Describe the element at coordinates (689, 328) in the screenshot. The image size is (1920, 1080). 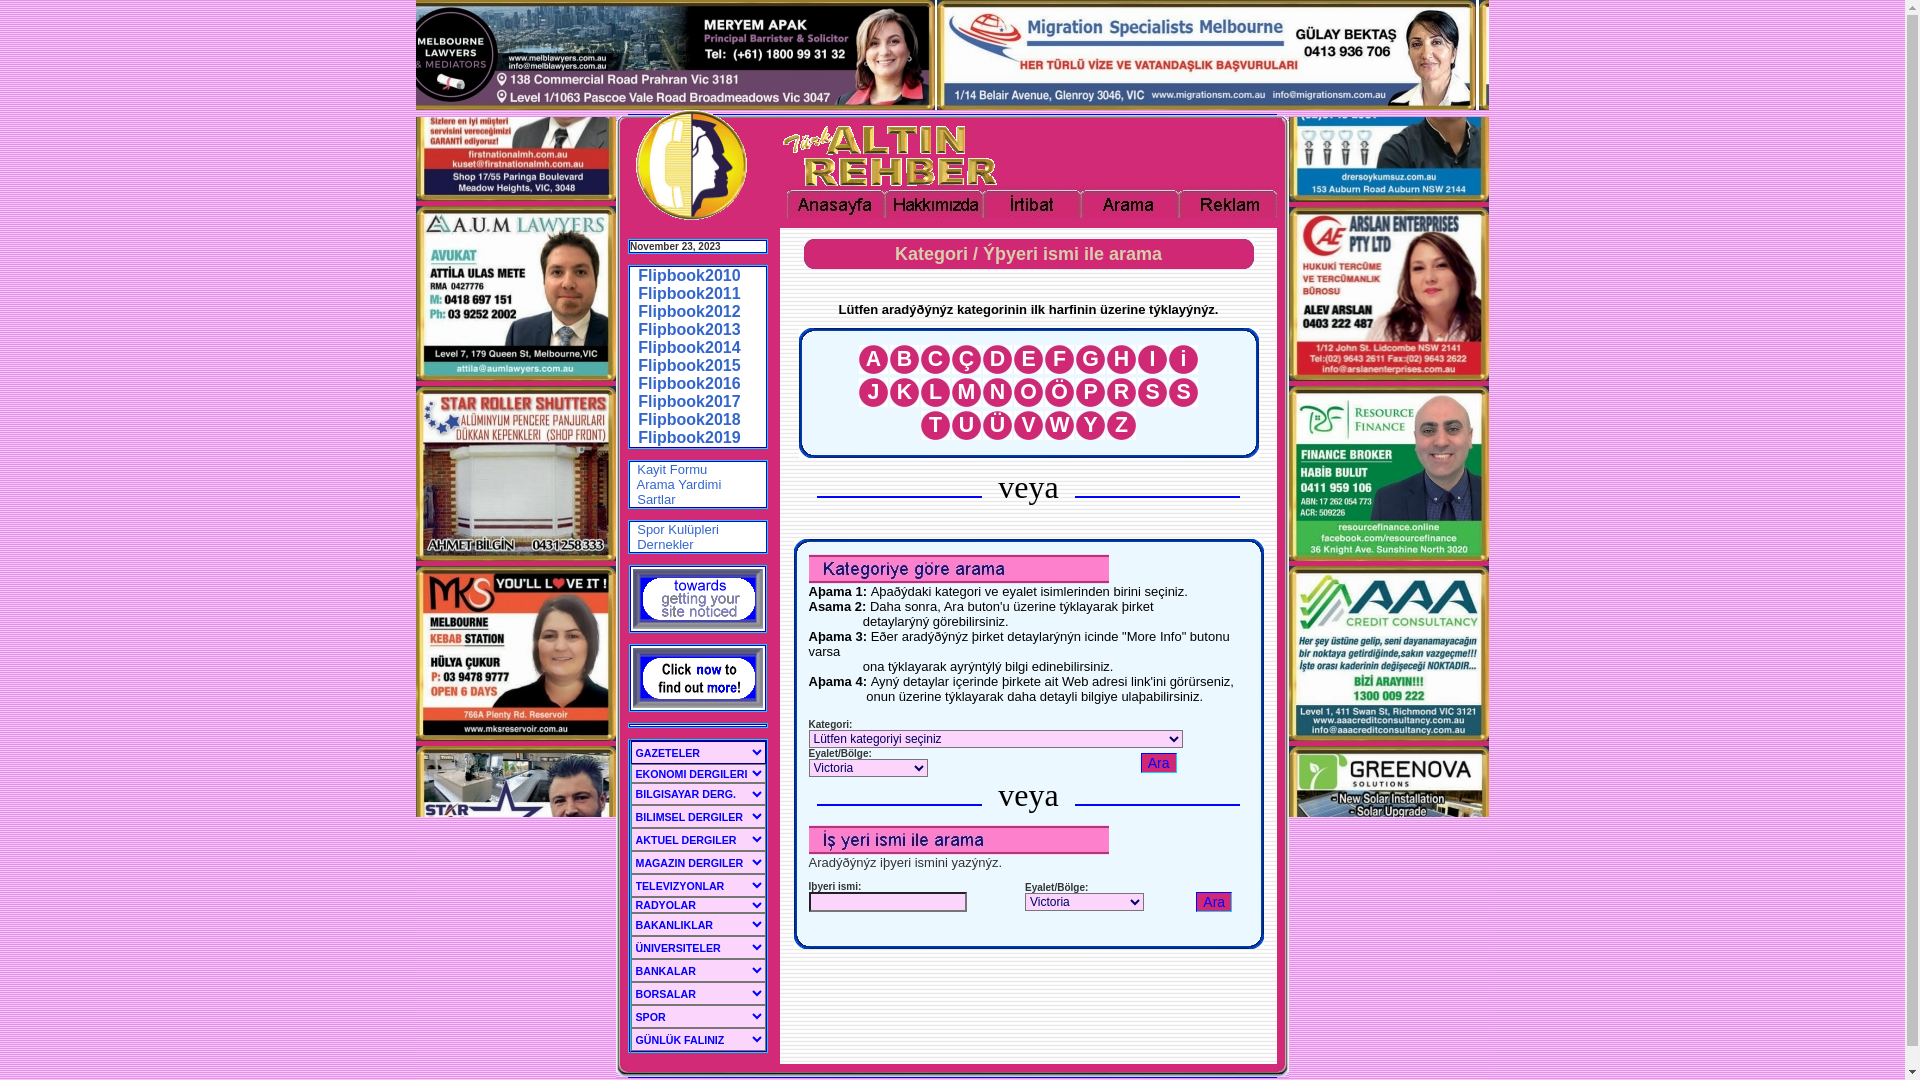
I see `'Flipbook2013'` at that location.